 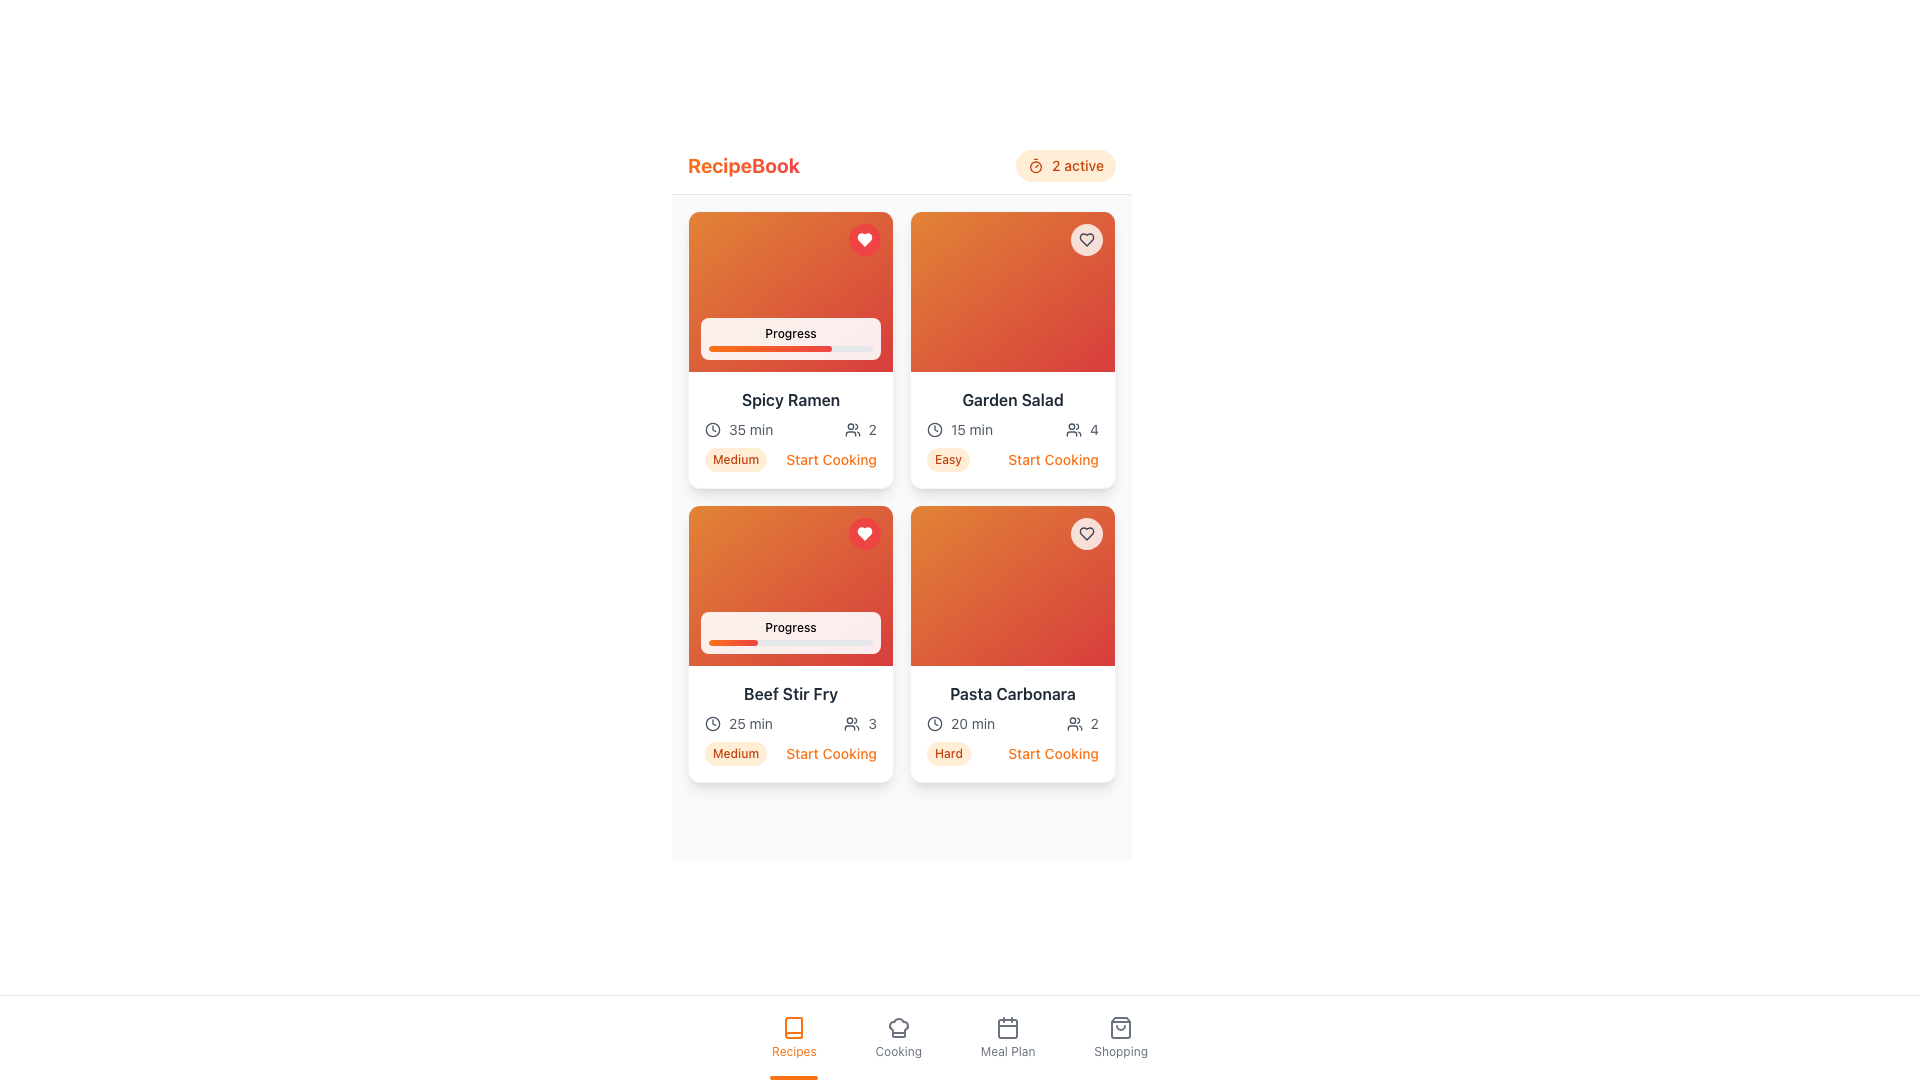 What do you see at coordinates (1052, 753) in the screenshot?
I see `the 'Start Cooking' text link styled in orange, located at the bottom right of the 'Pasta Carbonara' recipe card` at bounding box center [1052, 753].